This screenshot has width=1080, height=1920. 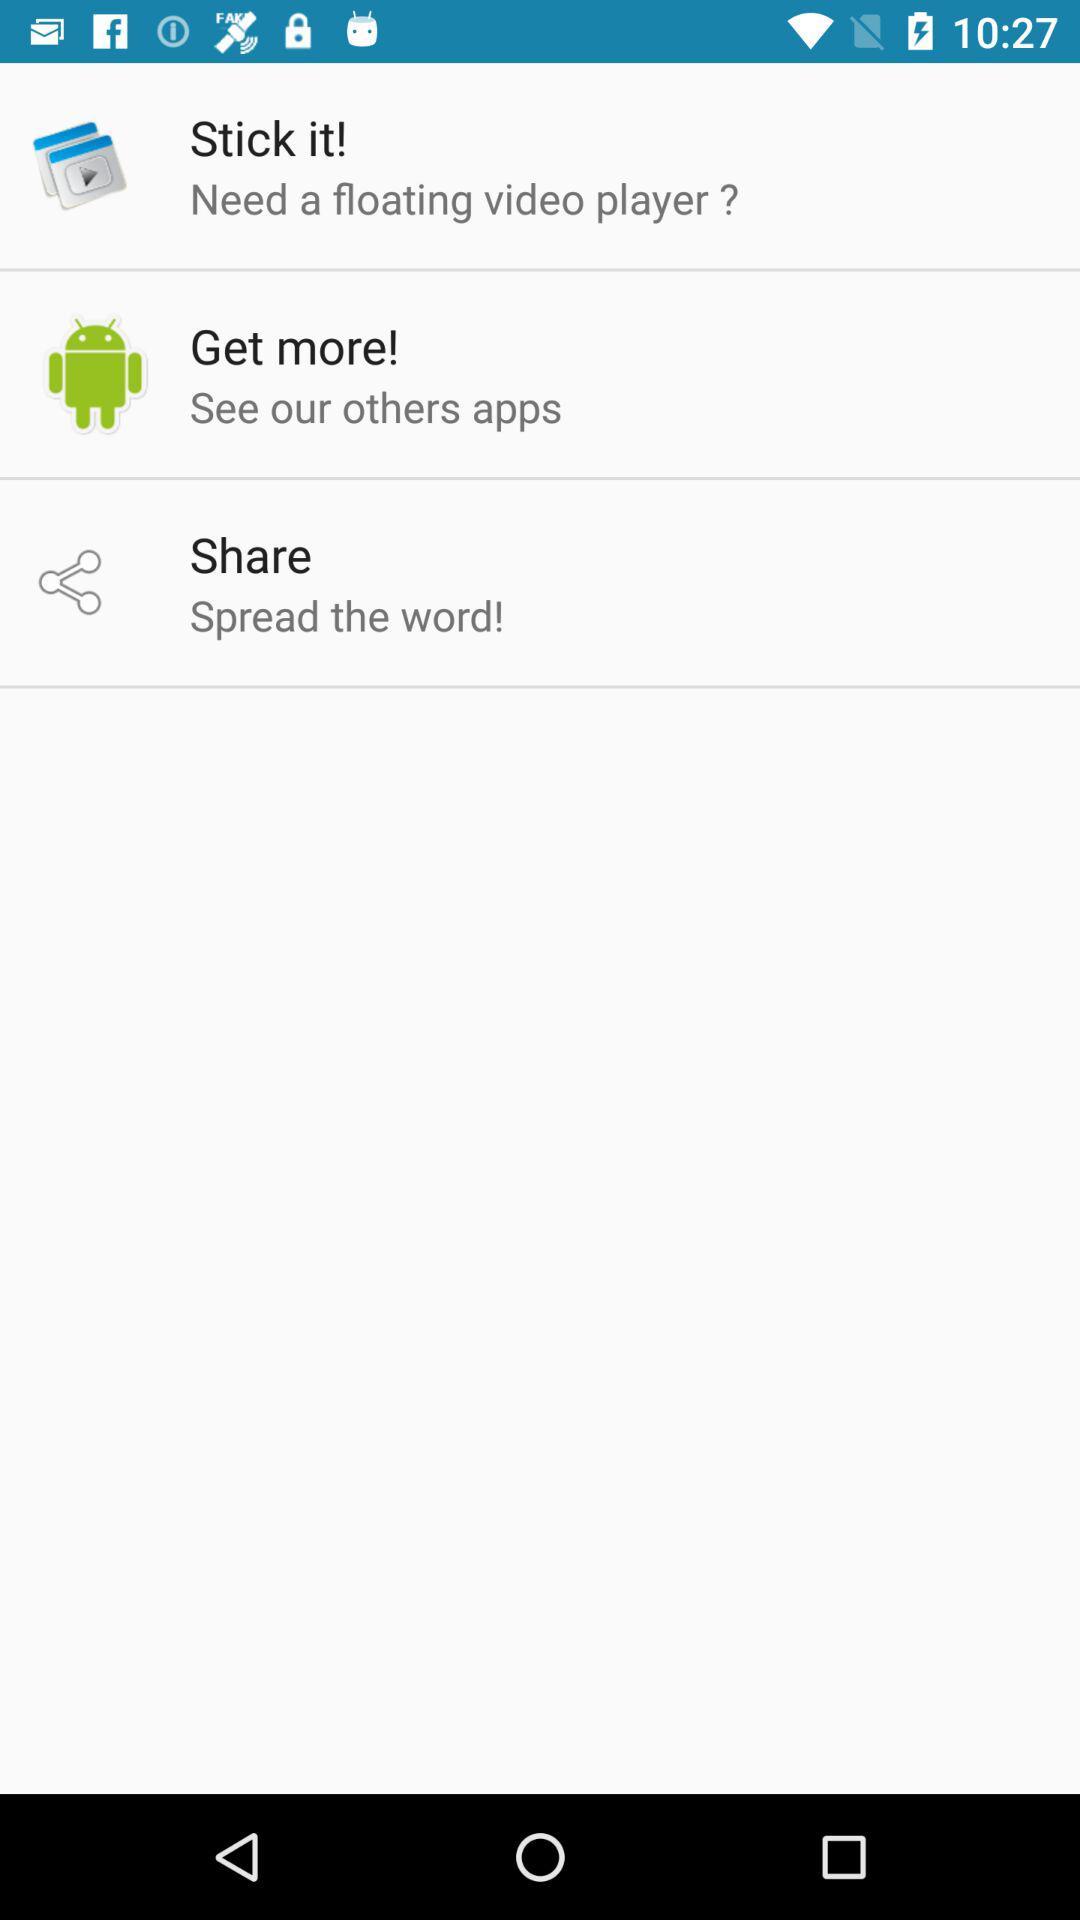 I want to click on see our others, so click(x=376, y=405).